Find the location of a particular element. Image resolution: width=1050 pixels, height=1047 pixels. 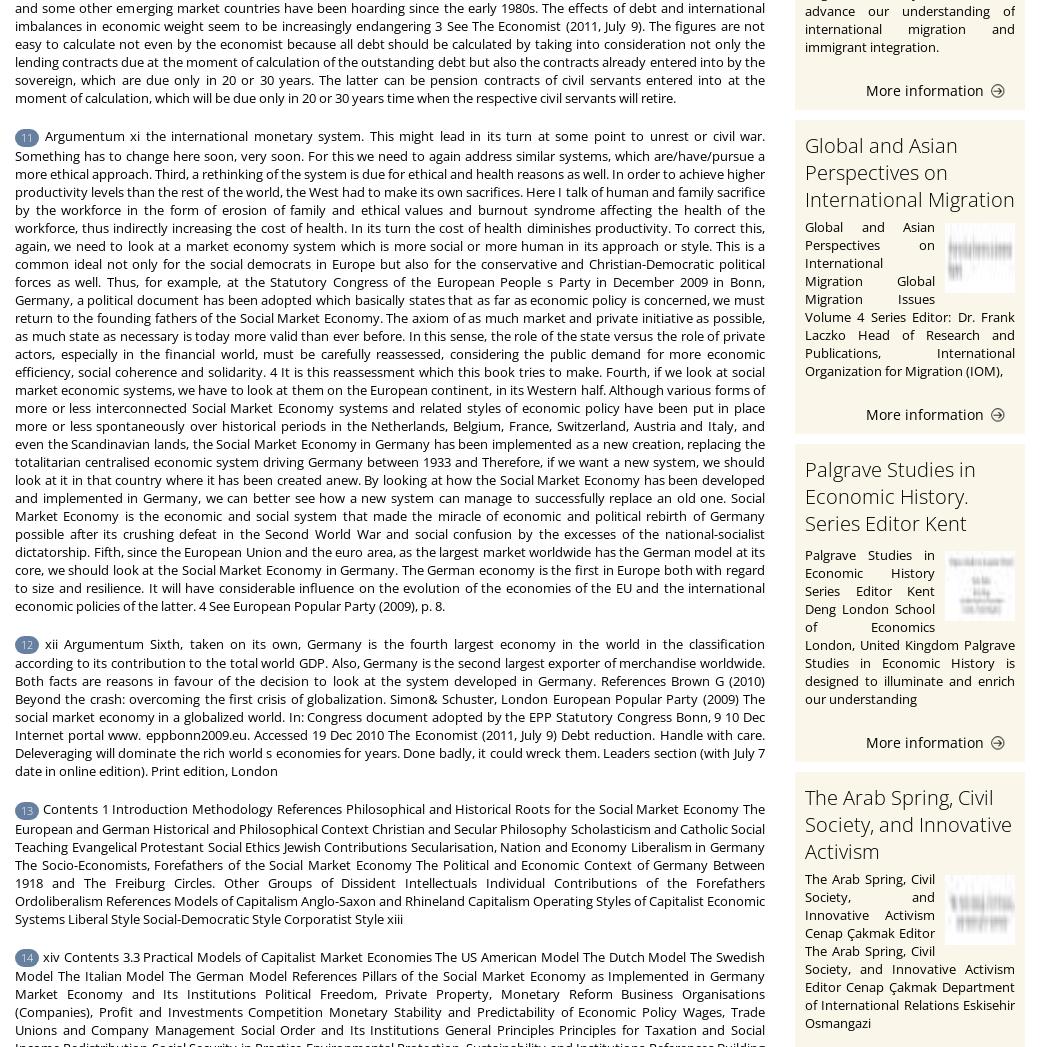

'Palgrave Studies in Economic History. Series Editor Kent Deng London School of Economics London, United Kingdom' is located at coordinates (804, 535).